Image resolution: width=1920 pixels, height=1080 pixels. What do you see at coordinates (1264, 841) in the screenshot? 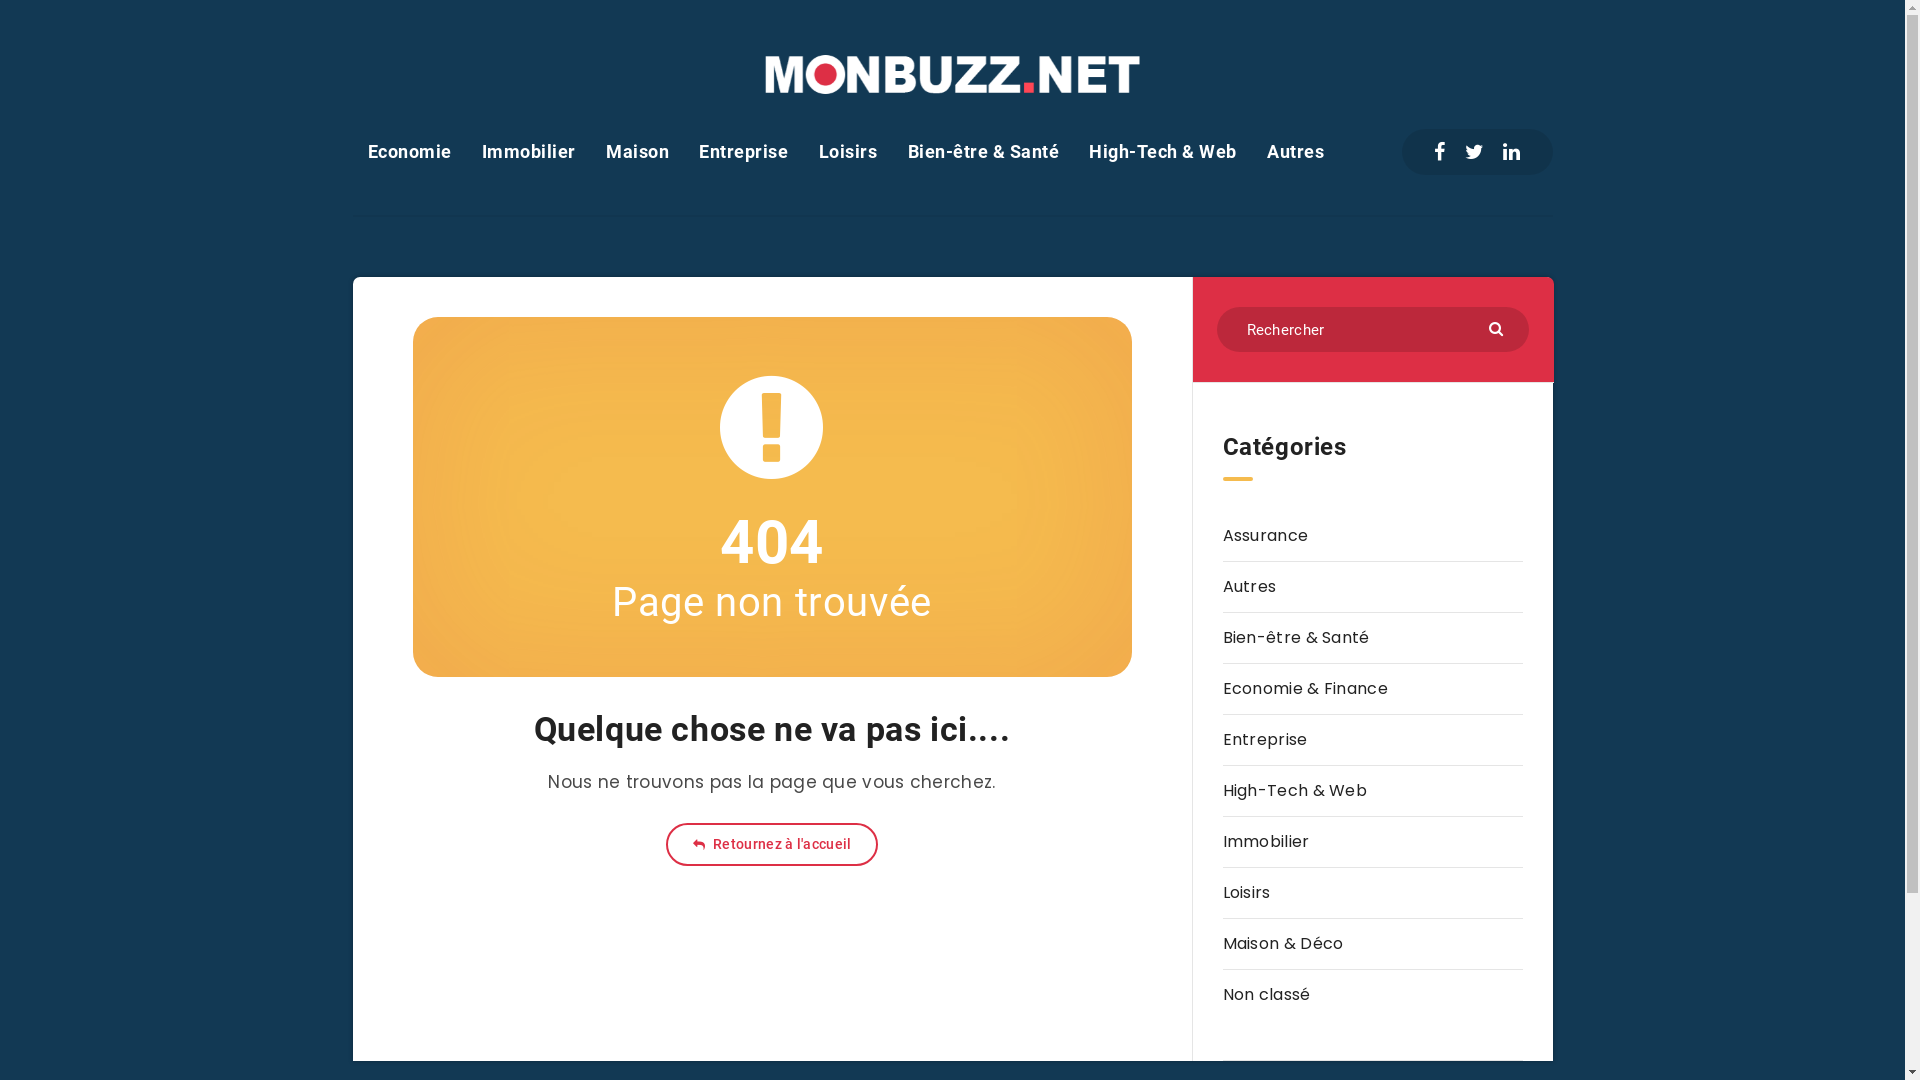
I see `'Immobilier'` at bounding box center [1264, 841].